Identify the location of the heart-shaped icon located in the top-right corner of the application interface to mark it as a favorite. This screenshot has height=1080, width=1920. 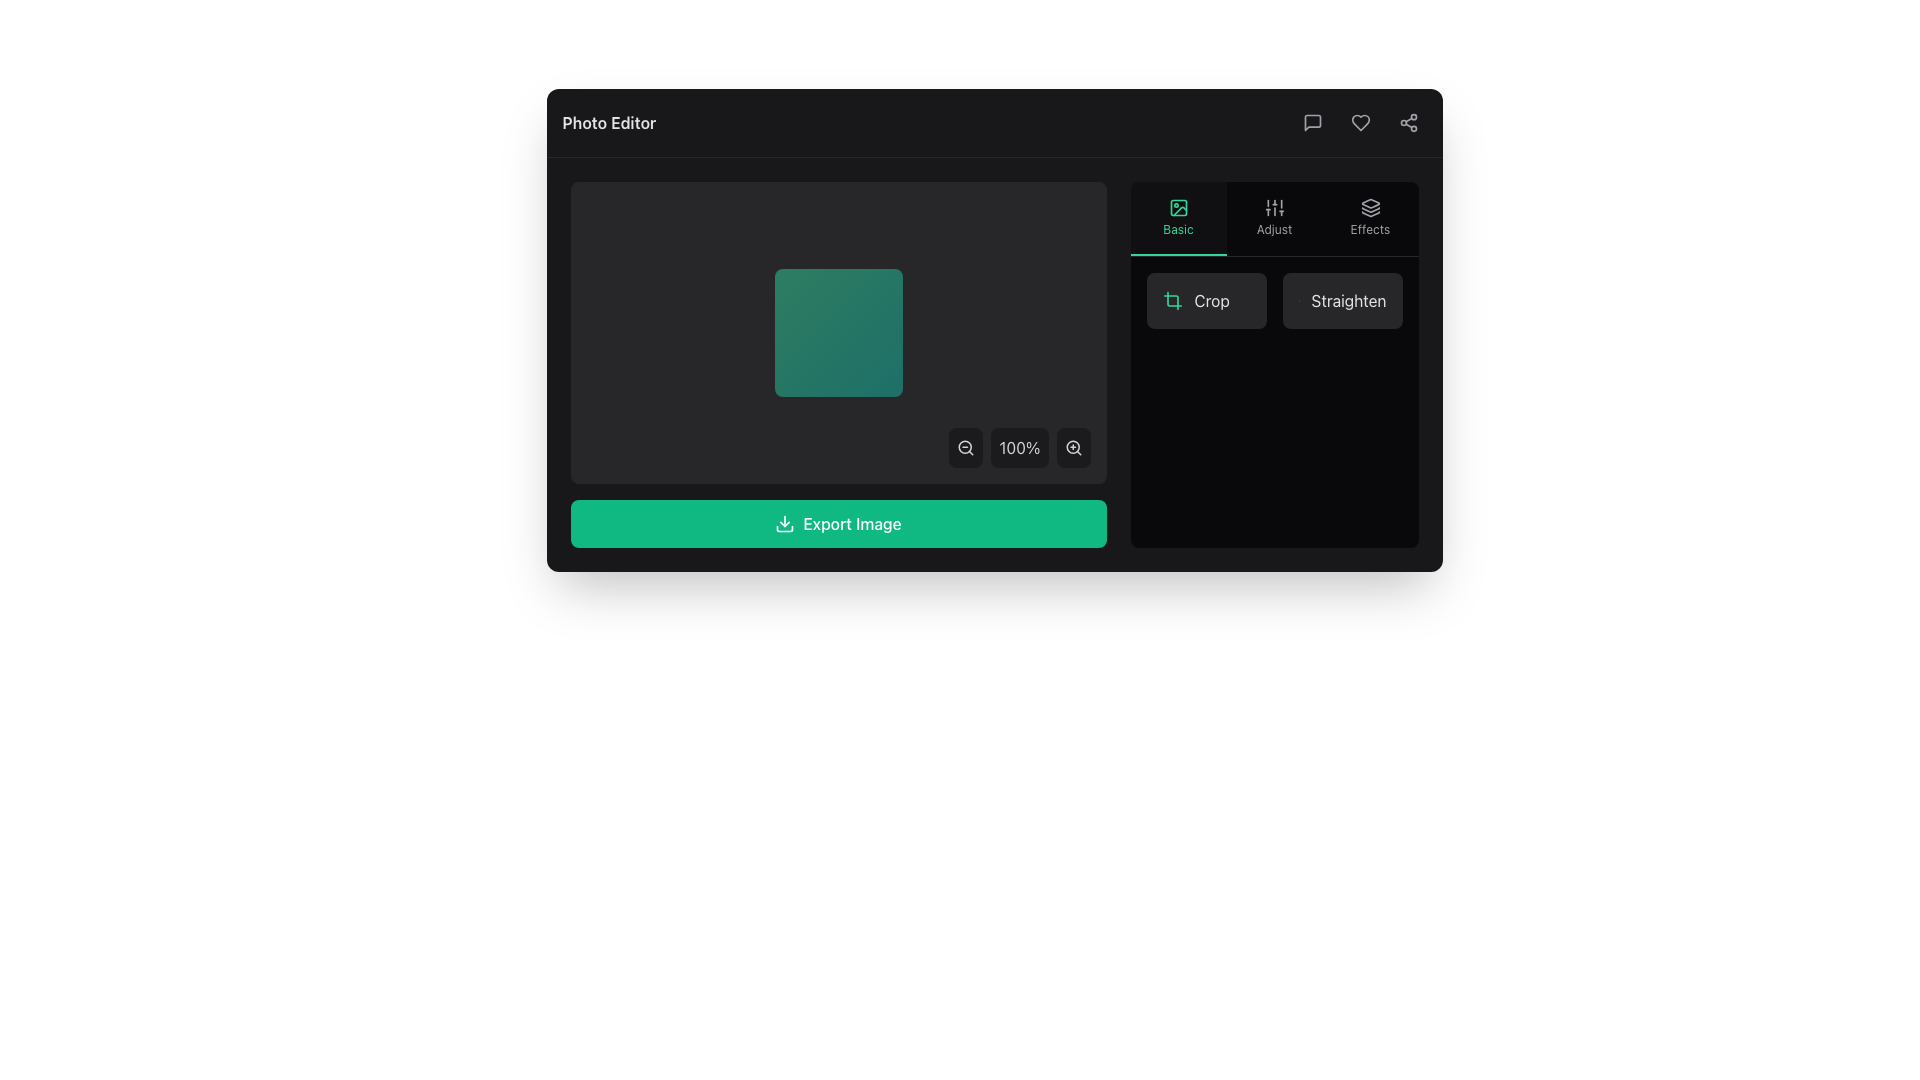
(1360, 123).